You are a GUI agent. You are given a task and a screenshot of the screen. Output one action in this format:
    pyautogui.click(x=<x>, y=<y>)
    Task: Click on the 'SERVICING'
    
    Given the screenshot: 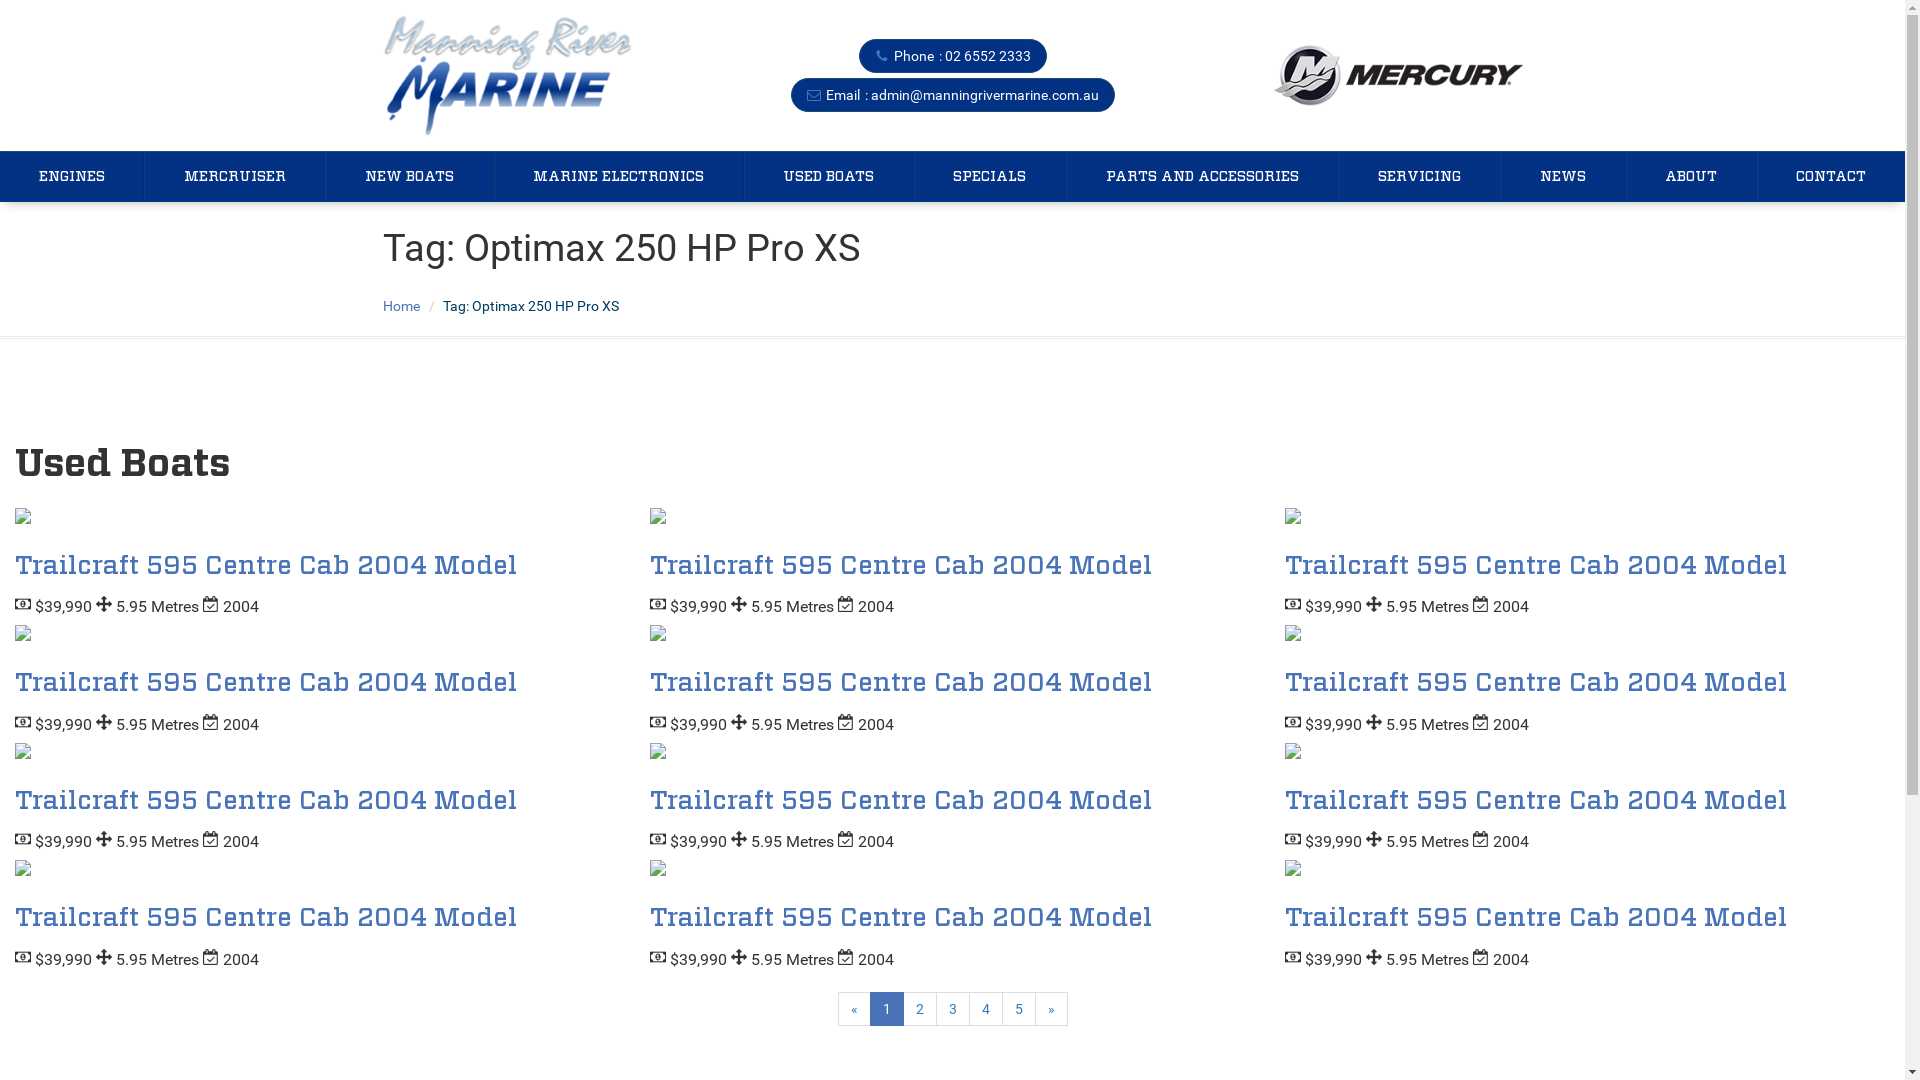 What is the action you would take?
    pyautogui.click(x=1418, y=176)
    